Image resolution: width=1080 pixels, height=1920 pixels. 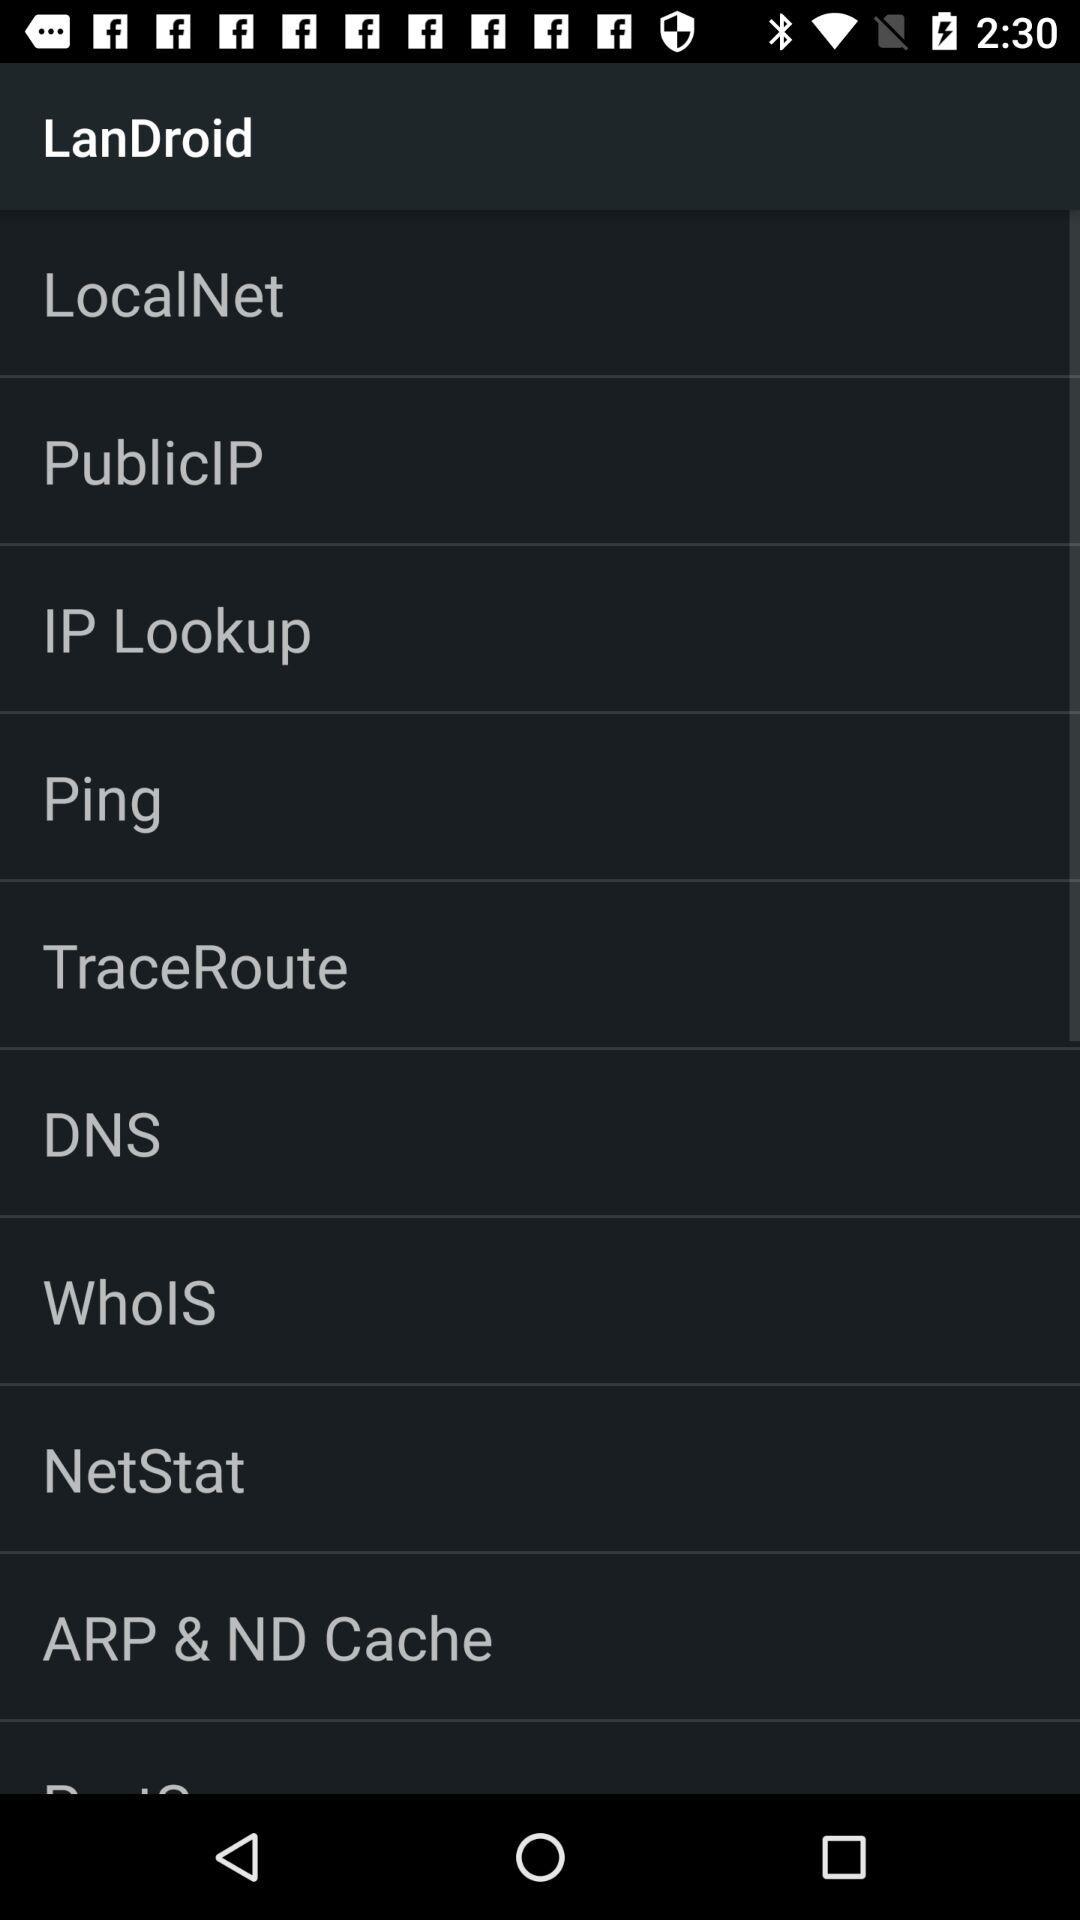 I want to click on ping, so click(x=102, y=795).